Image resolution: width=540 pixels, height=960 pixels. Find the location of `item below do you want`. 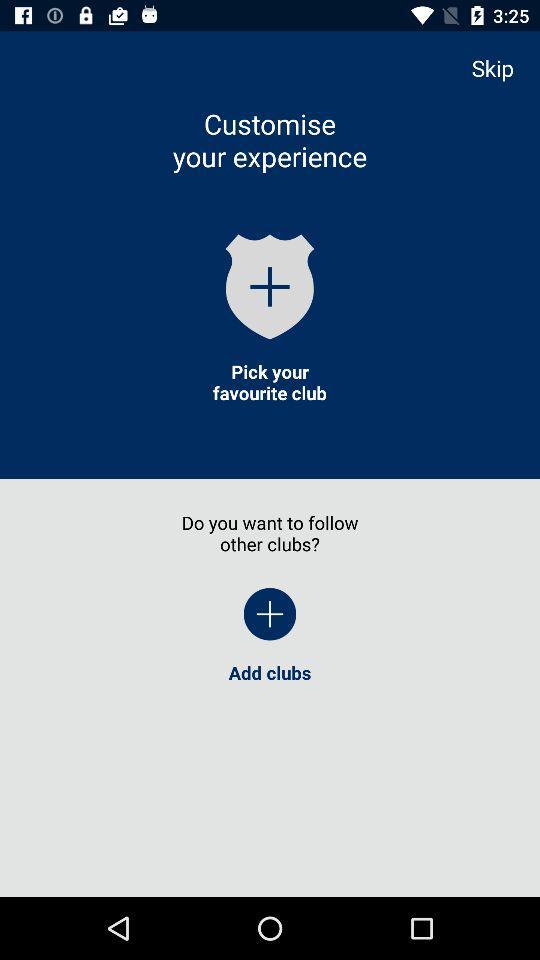

item below do you want is located at coordinates (270, 613).